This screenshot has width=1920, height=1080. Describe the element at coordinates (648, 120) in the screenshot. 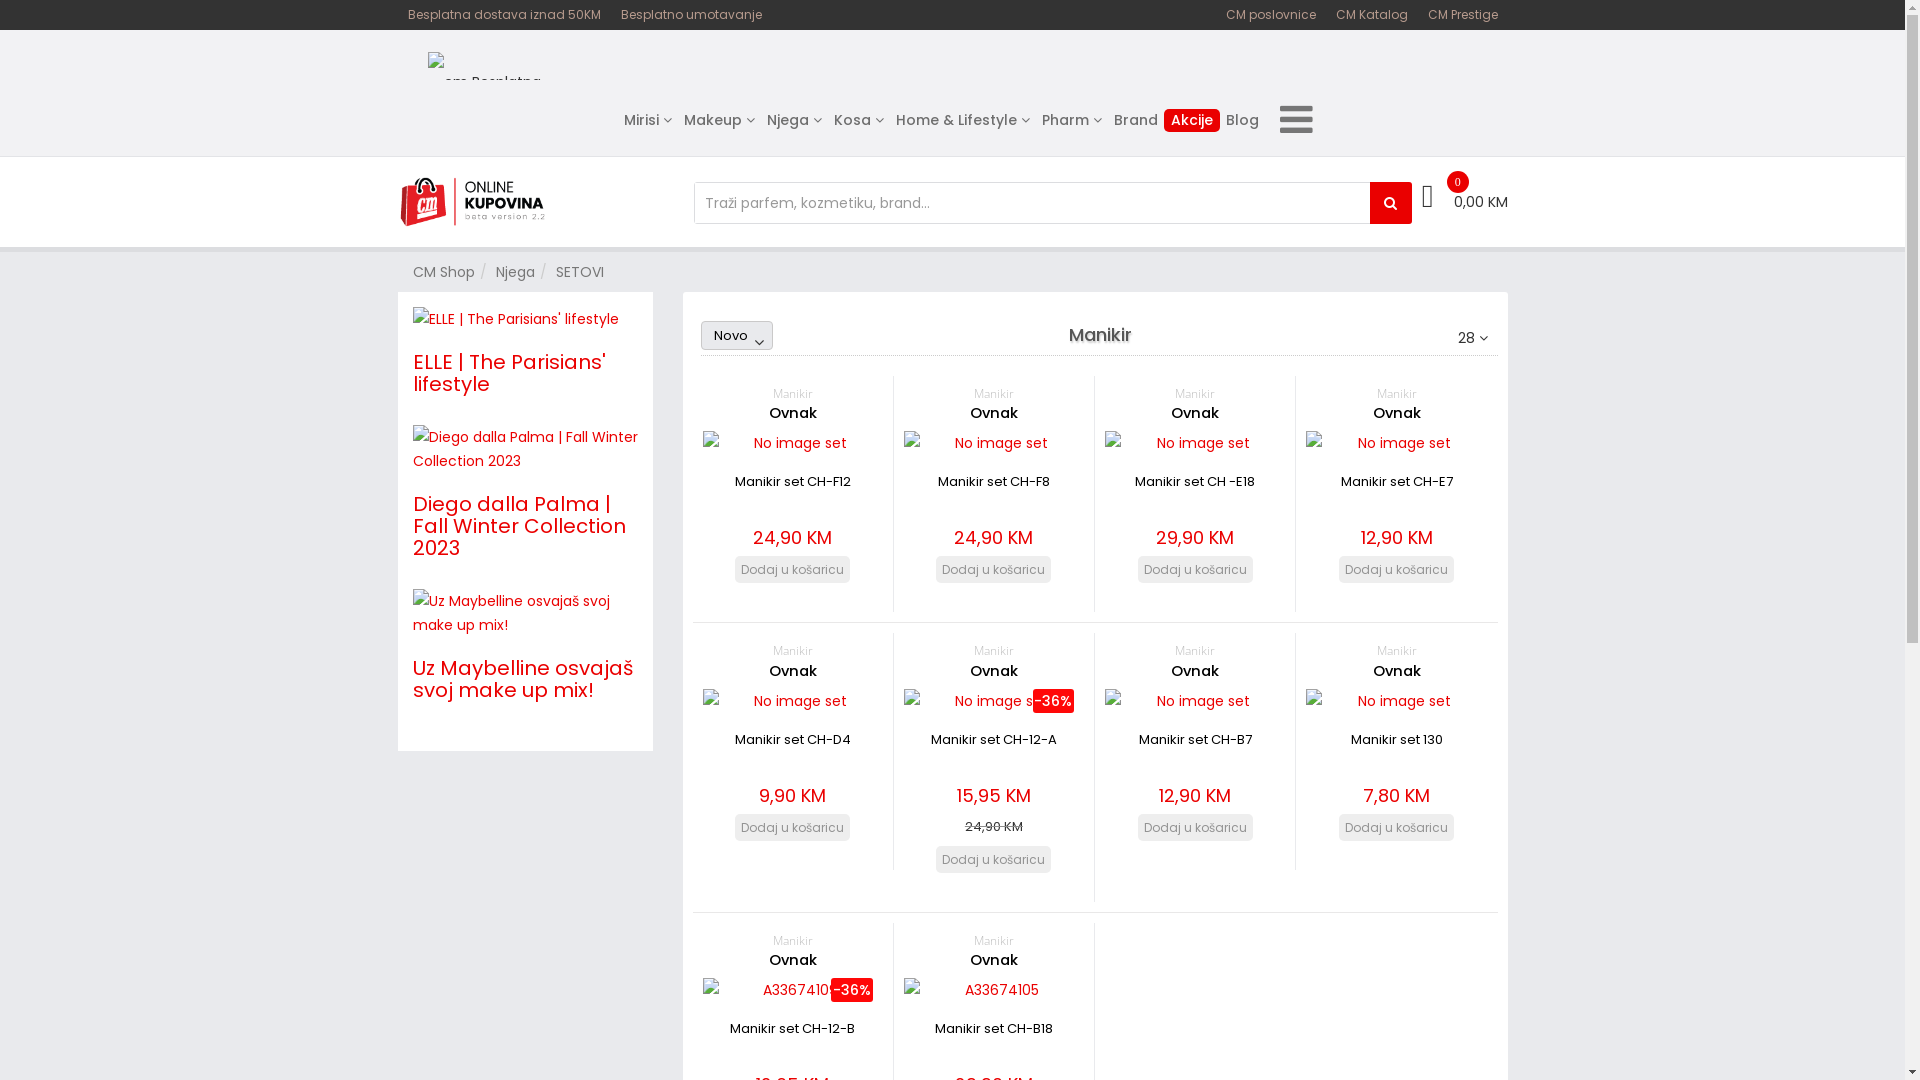

I see `'Mirisi'` at that location.